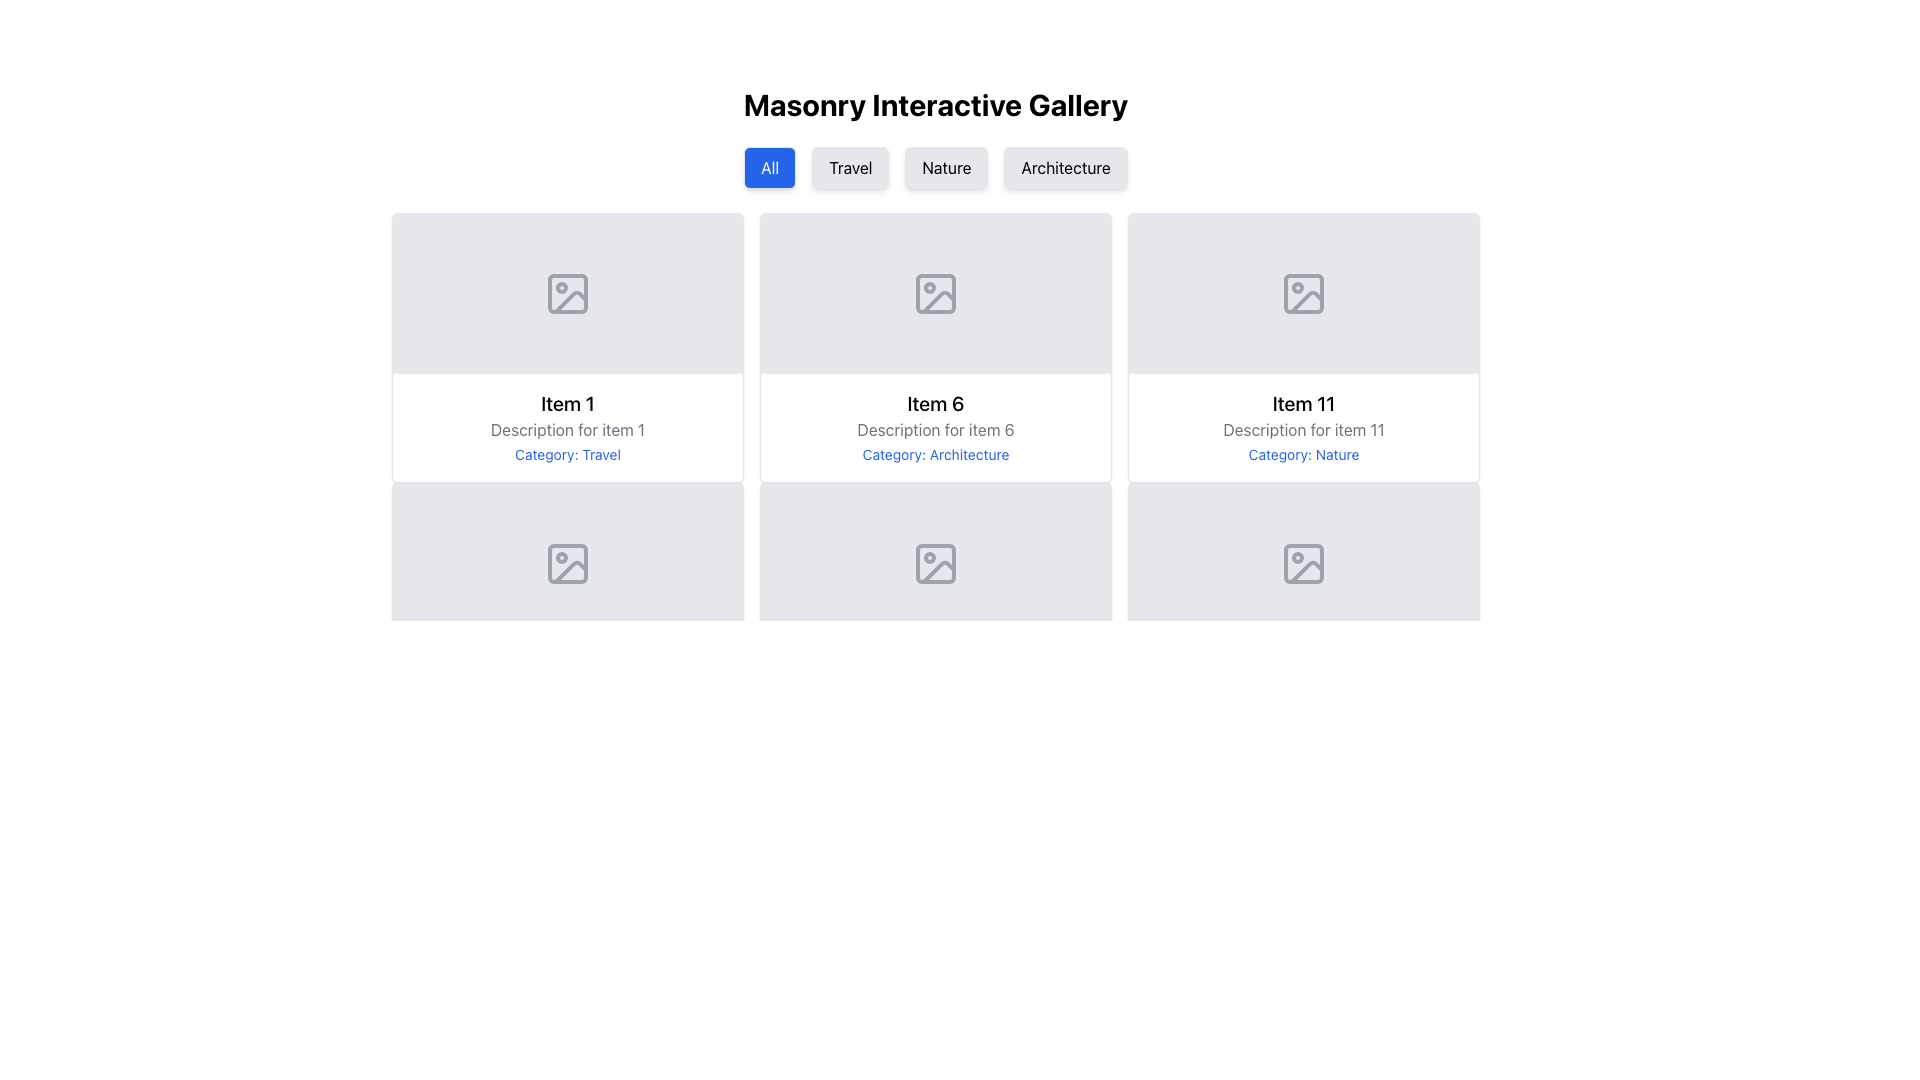 The width and height of the screenshot is (1920, 1080). I want to click on the category text 'Category: Architecture' within the Text Display Block for Item 6, so click(935, 427).